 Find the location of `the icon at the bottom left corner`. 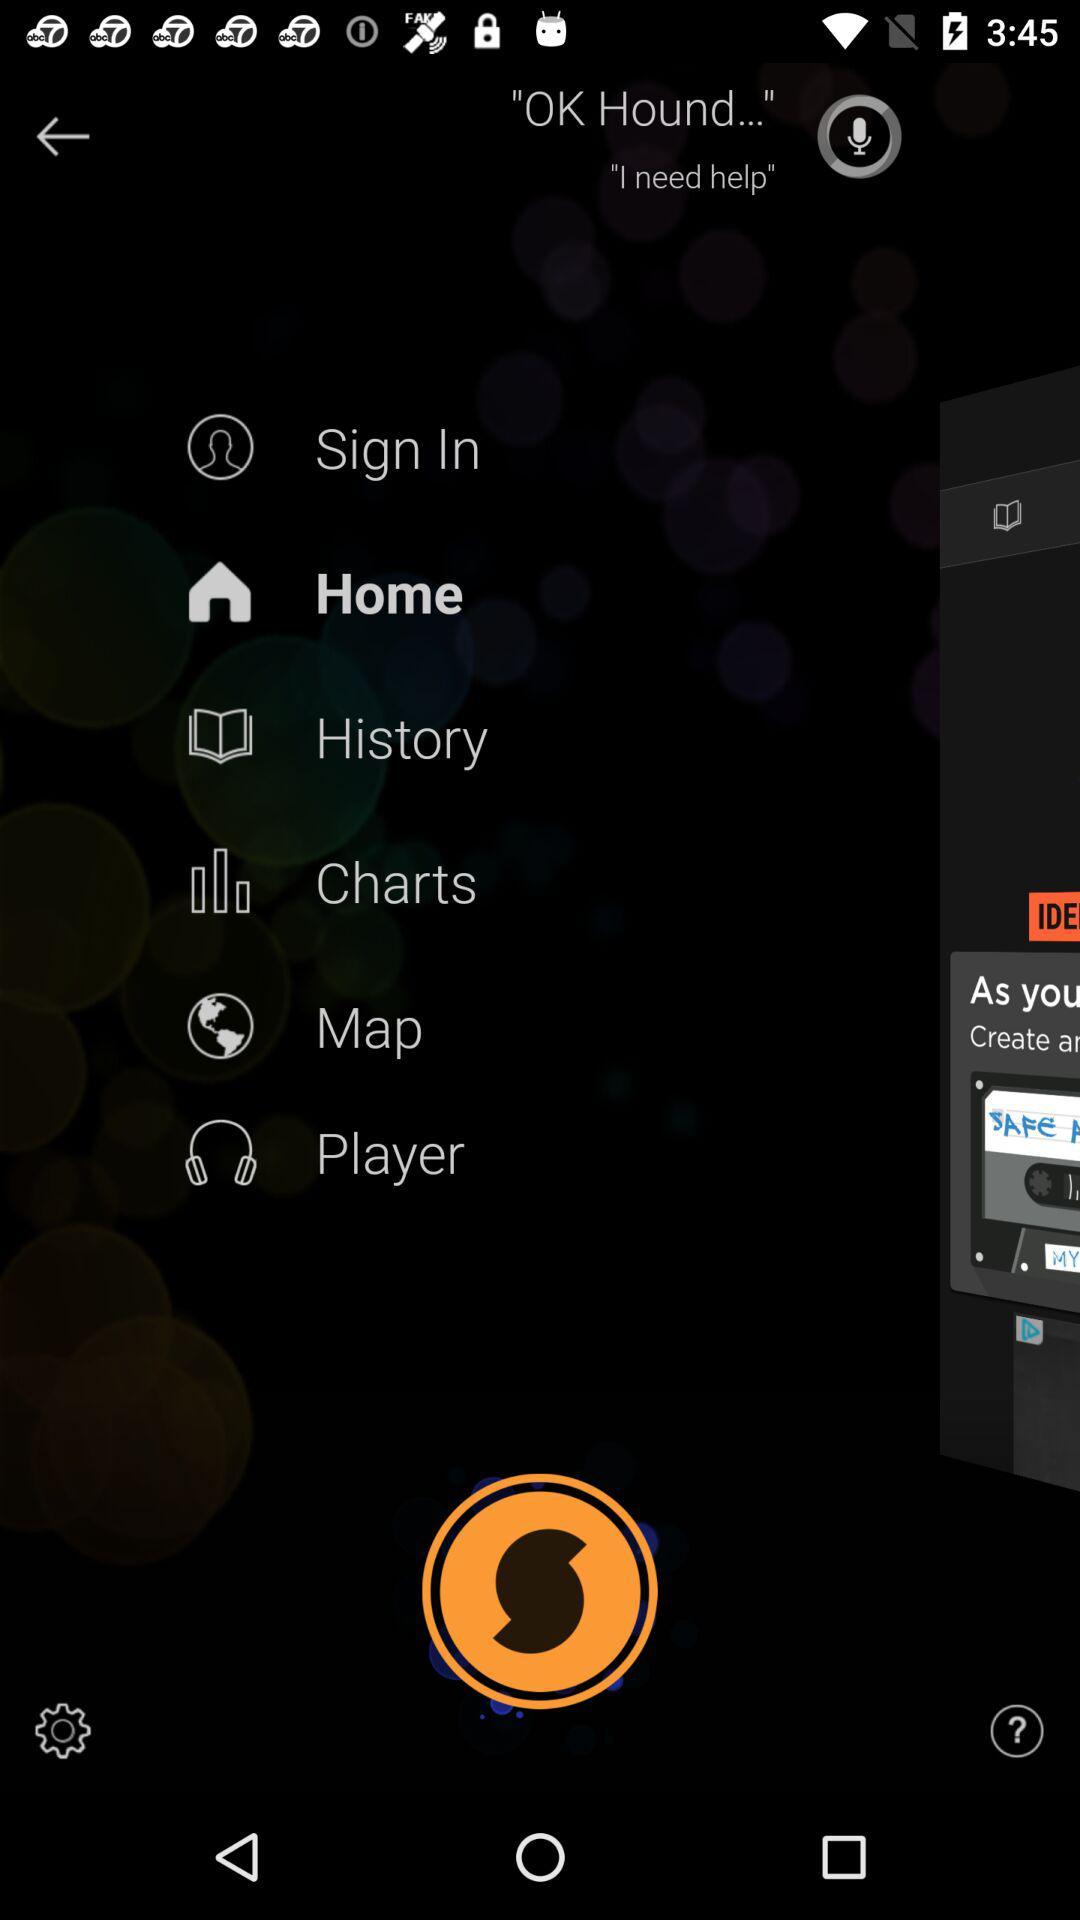

the icon at the bottom left corner is located at coordinates (61, 1730).